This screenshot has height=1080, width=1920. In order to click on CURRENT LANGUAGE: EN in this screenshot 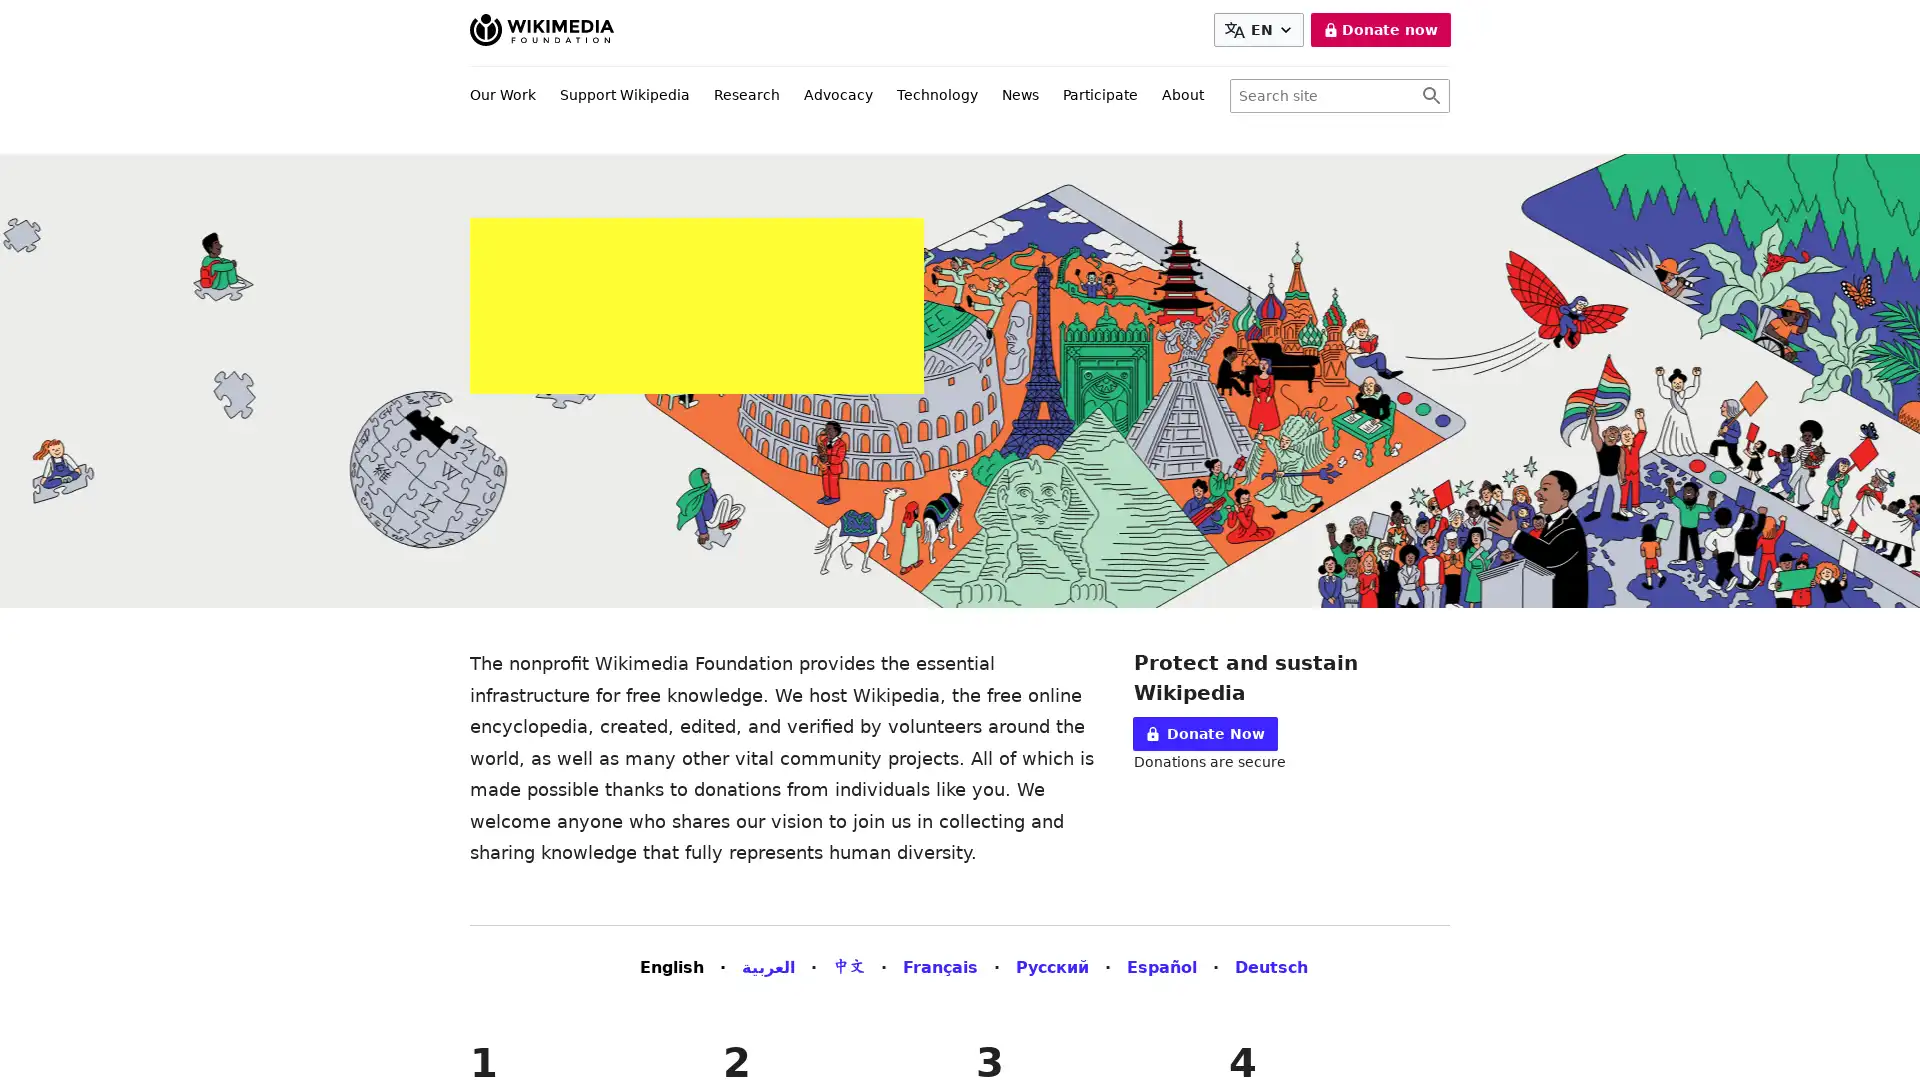, I will do `click(1257, 30)`.